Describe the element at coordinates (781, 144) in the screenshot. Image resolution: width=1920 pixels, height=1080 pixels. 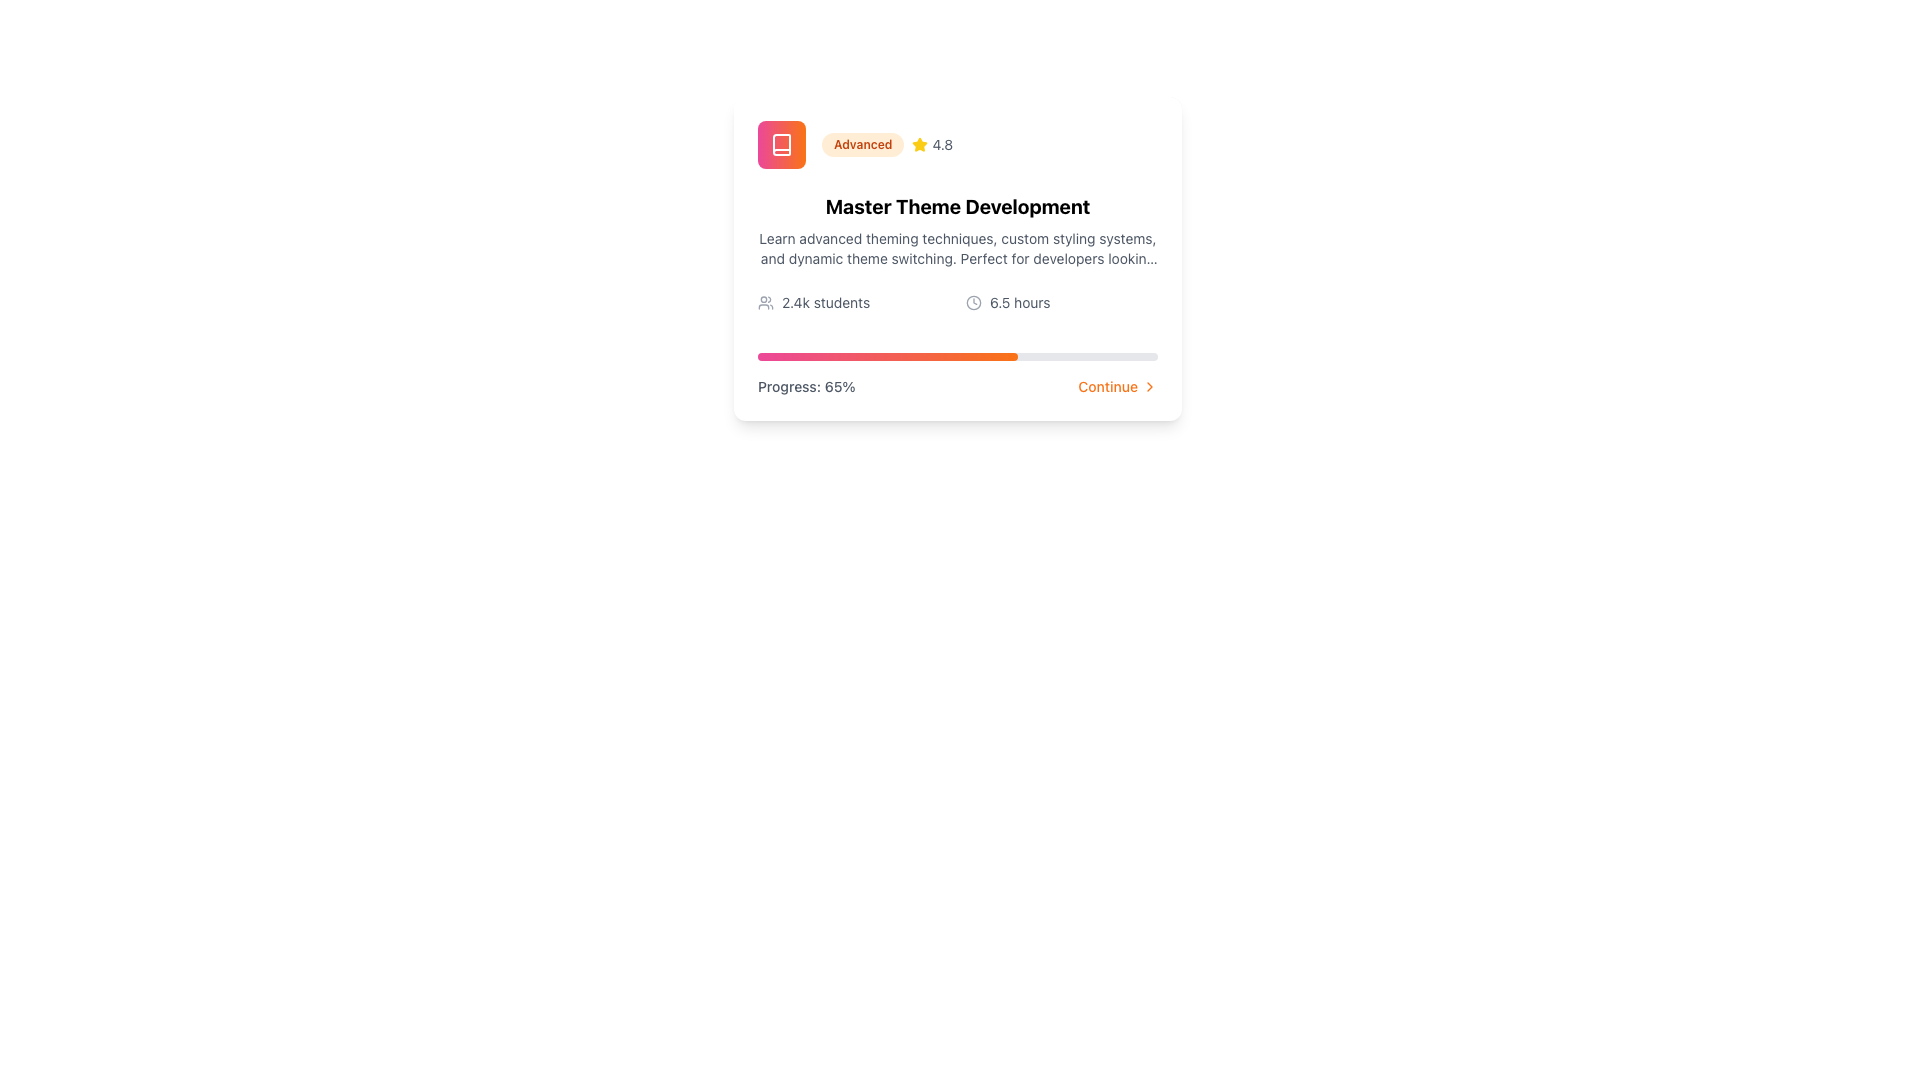
I see `the book icon with a white color against a gradient pink-to-orange background, located in the top-left corner of the card interface` at that location.